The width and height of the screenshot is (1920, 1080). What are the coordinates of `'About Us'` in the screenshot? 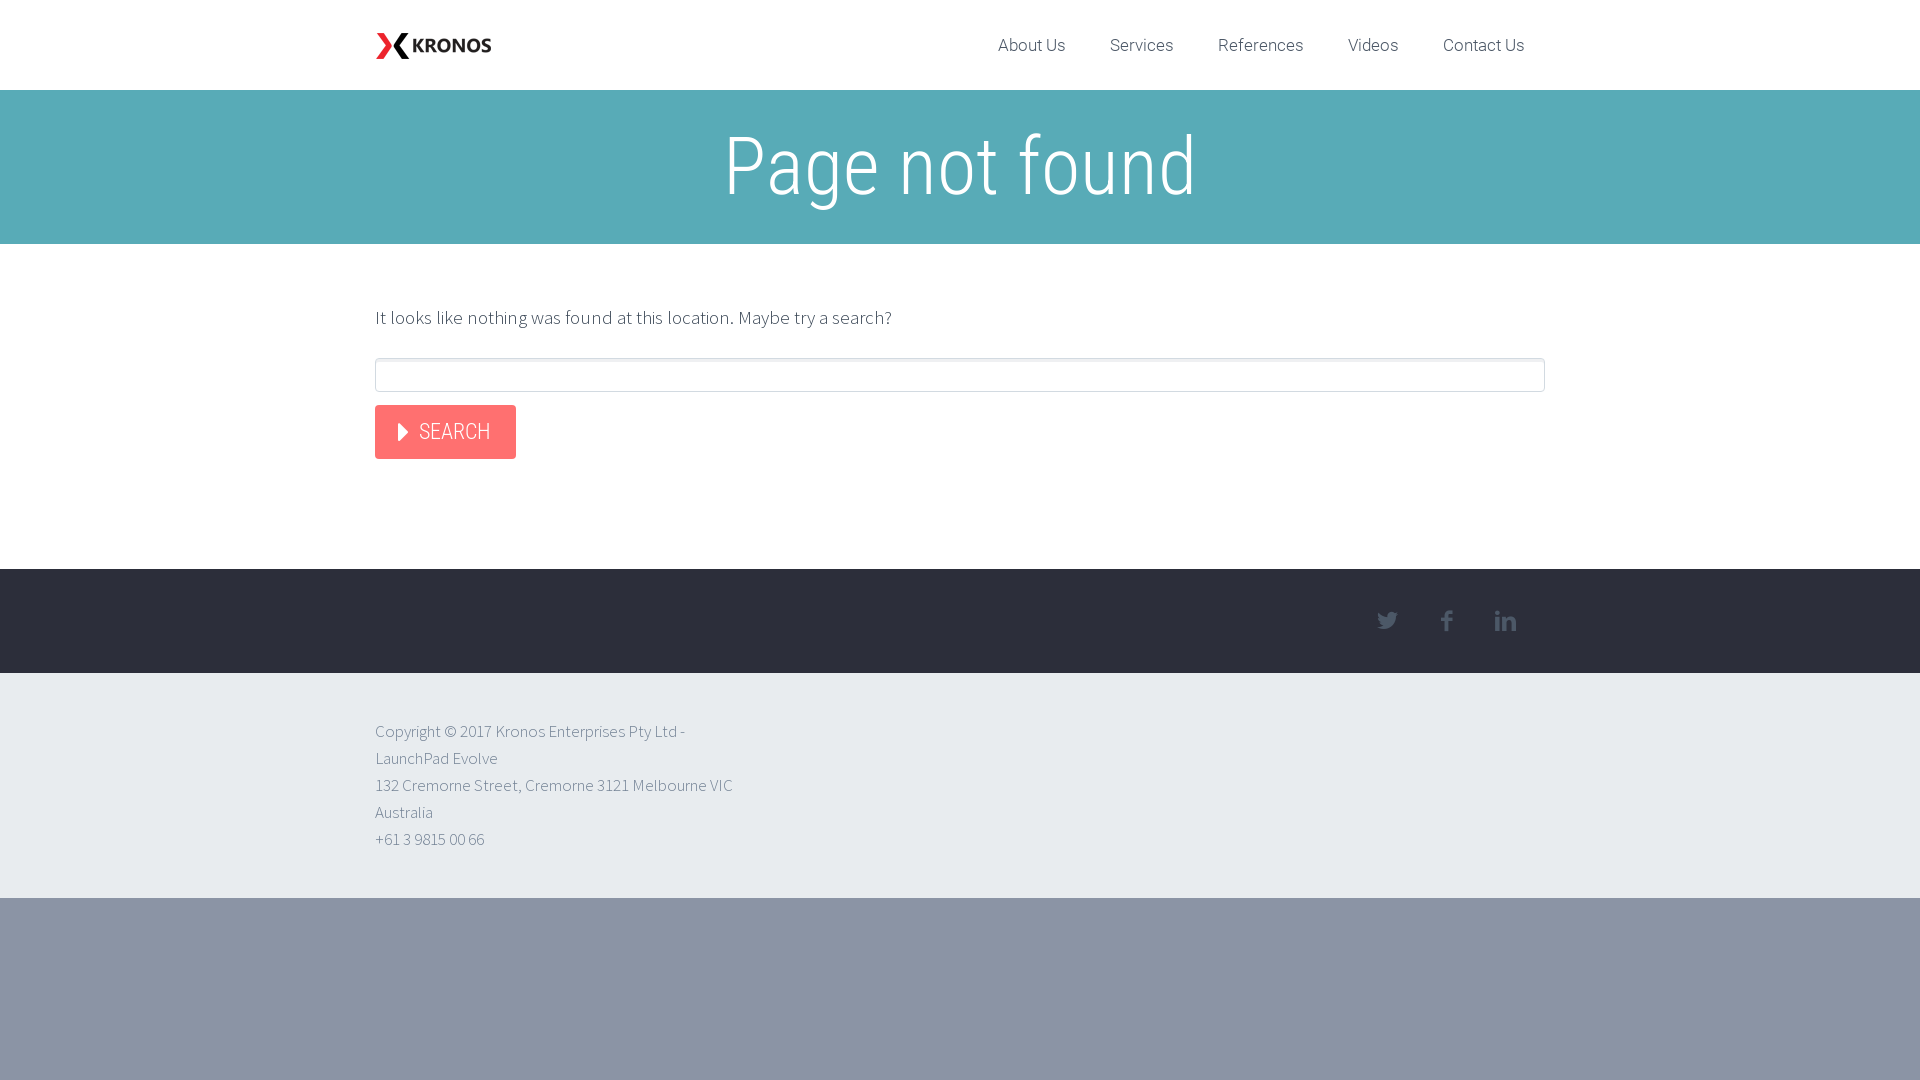 It's located at (1032, 45).